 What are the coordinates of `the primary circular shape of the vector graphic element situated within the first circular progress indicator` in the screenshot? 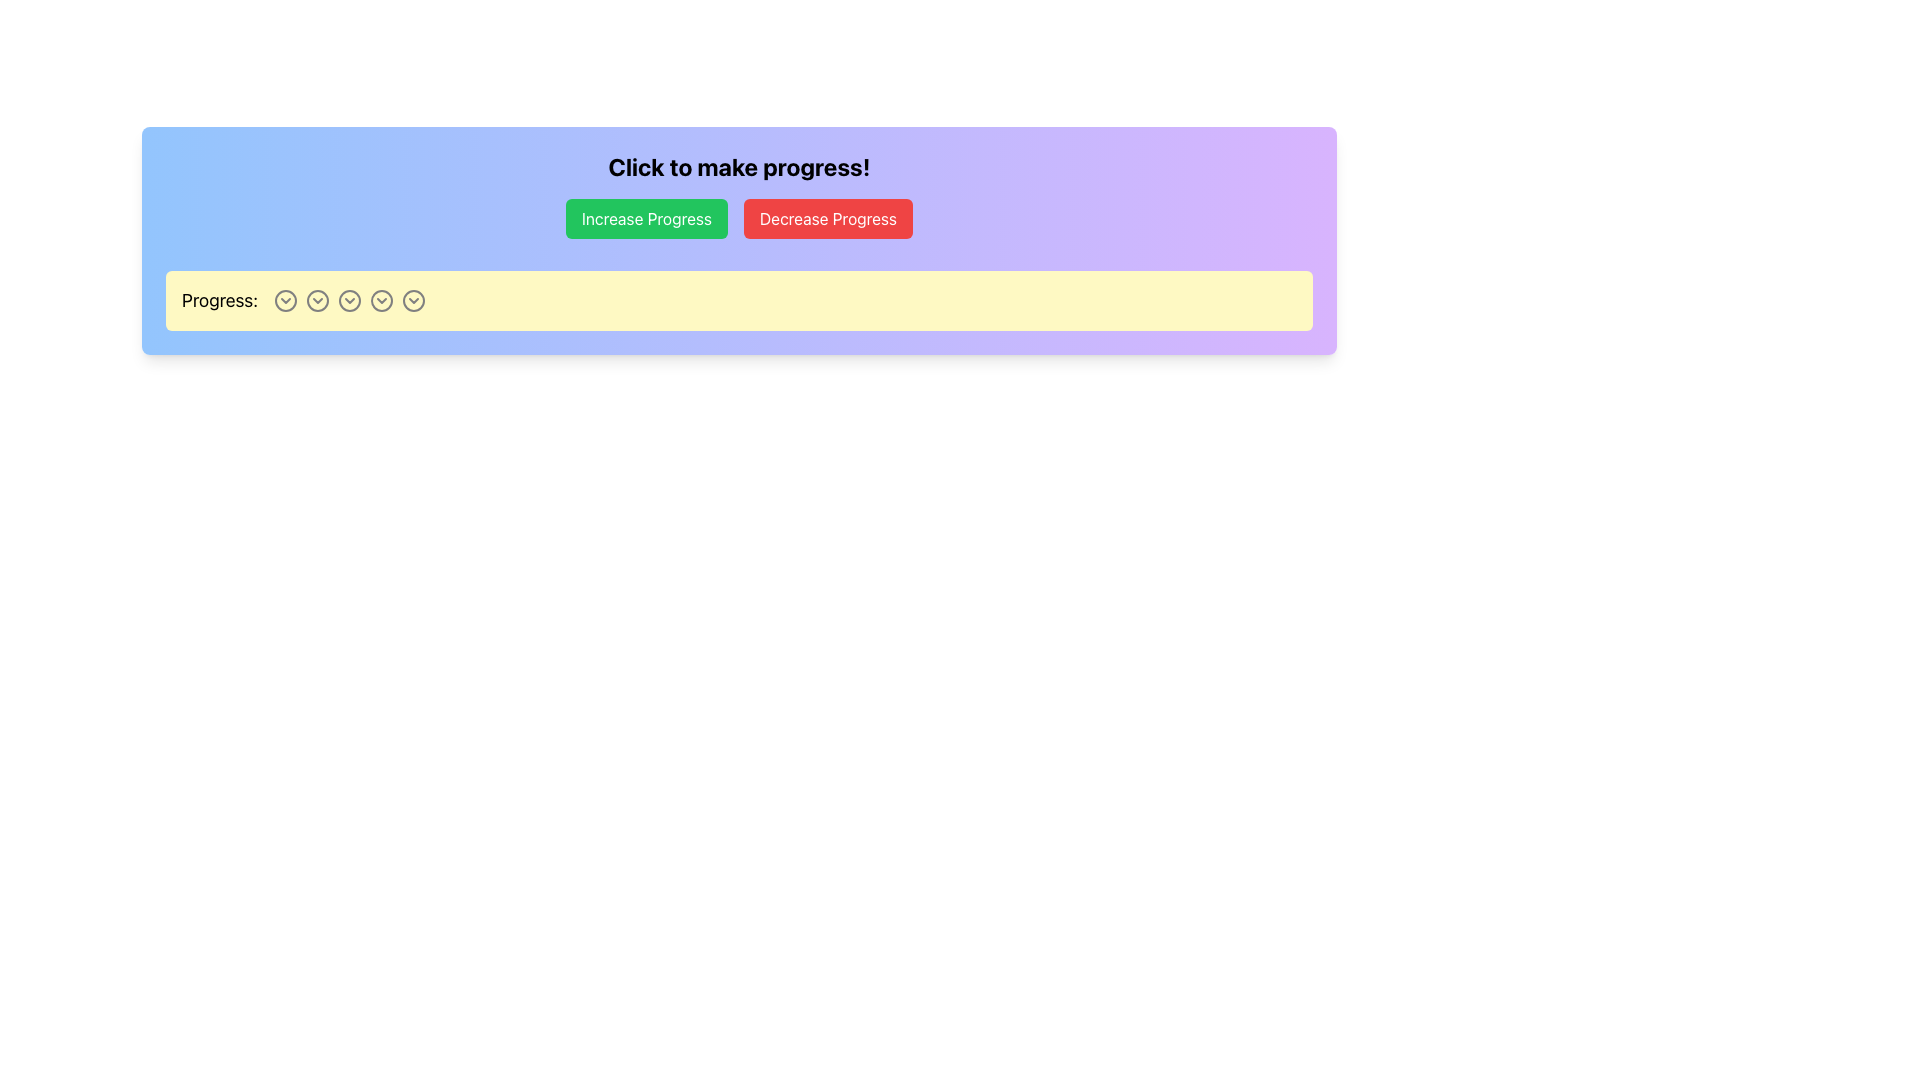 It's located at (285, 300).